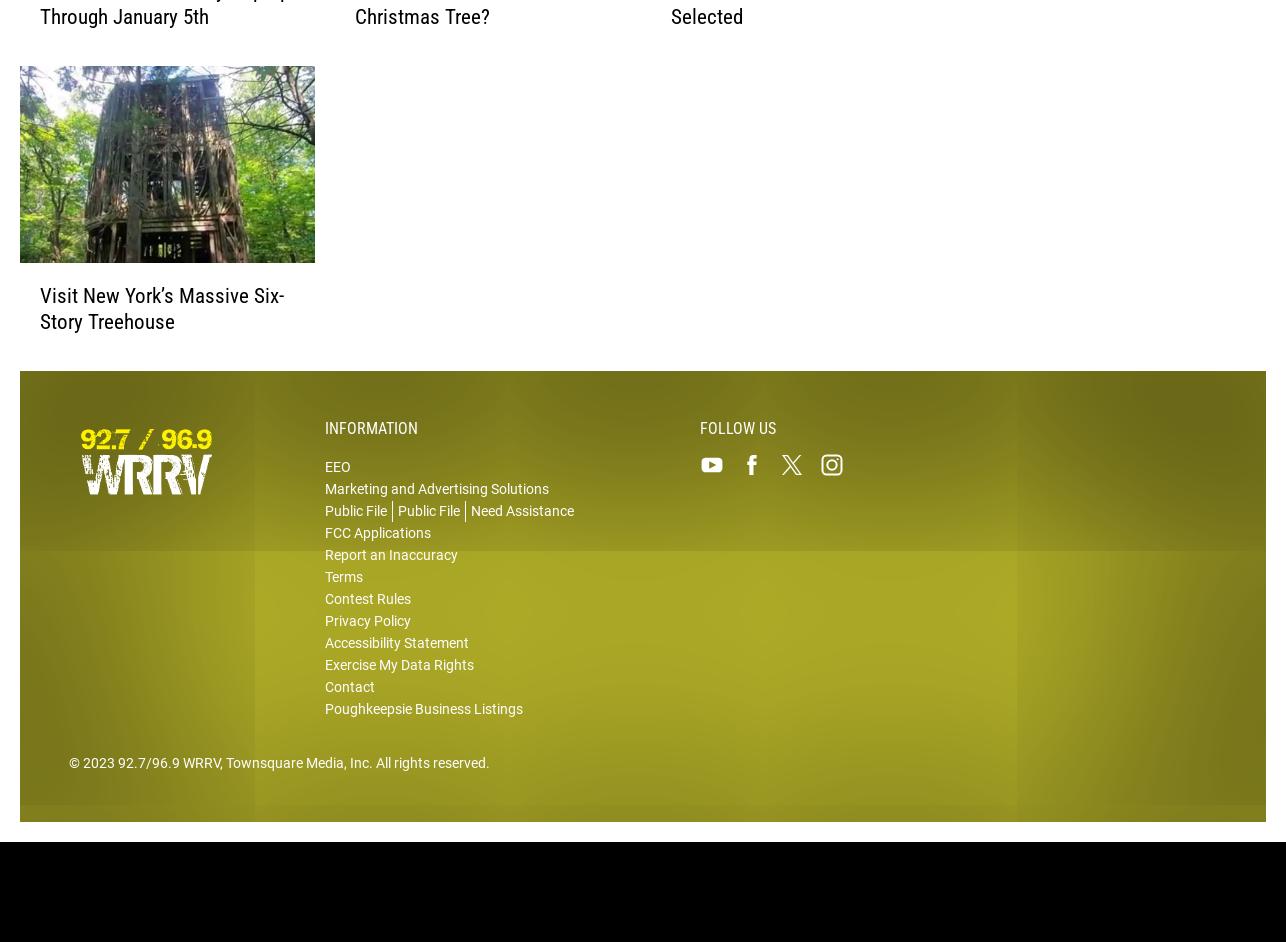 Image resolution: width=1286 pixels, height=942 pixels. What do you see at coordinates (323, 630) in the screenshot?
I see `'Privacy Policy'` at bounding box center [323, 630].